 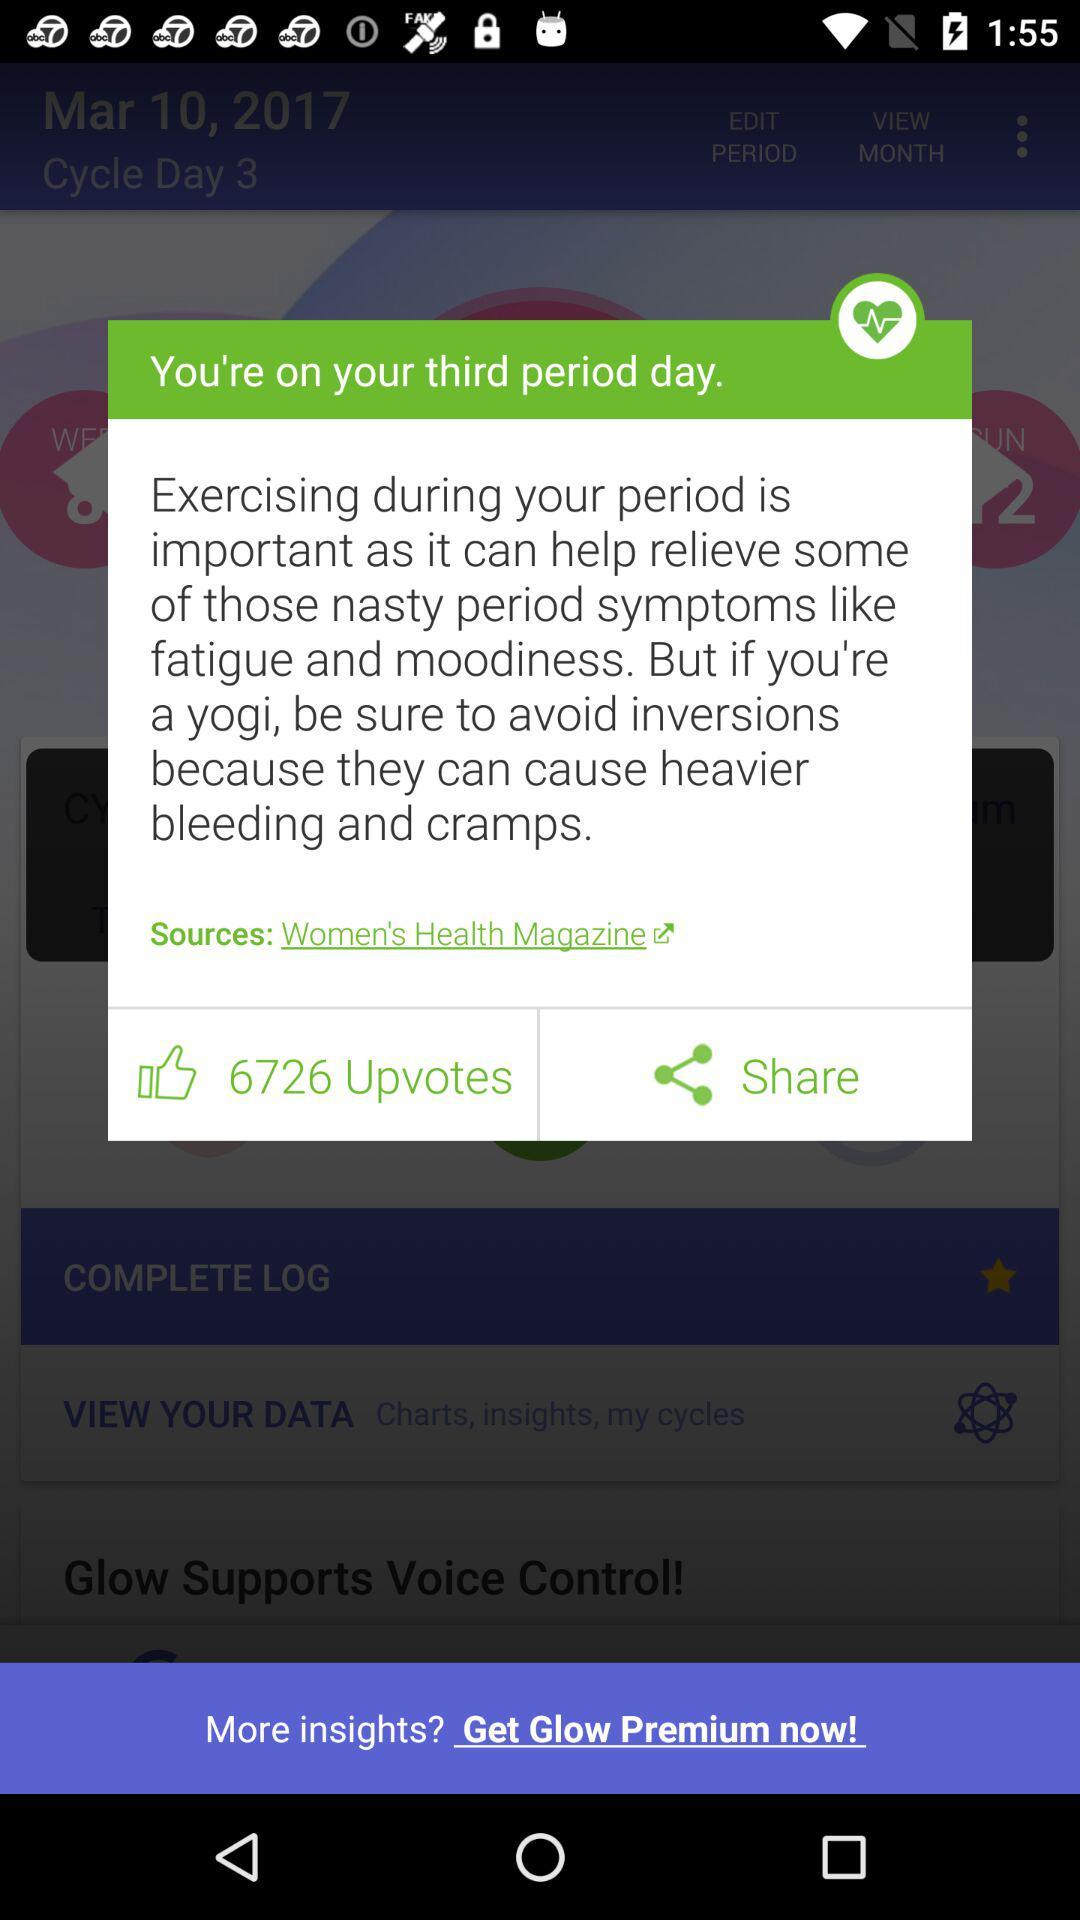 What do you see at coordinates (682, 1073) in the screenshot?
I see `the icon to the left of share icon` at bounding box center [682, 1073].